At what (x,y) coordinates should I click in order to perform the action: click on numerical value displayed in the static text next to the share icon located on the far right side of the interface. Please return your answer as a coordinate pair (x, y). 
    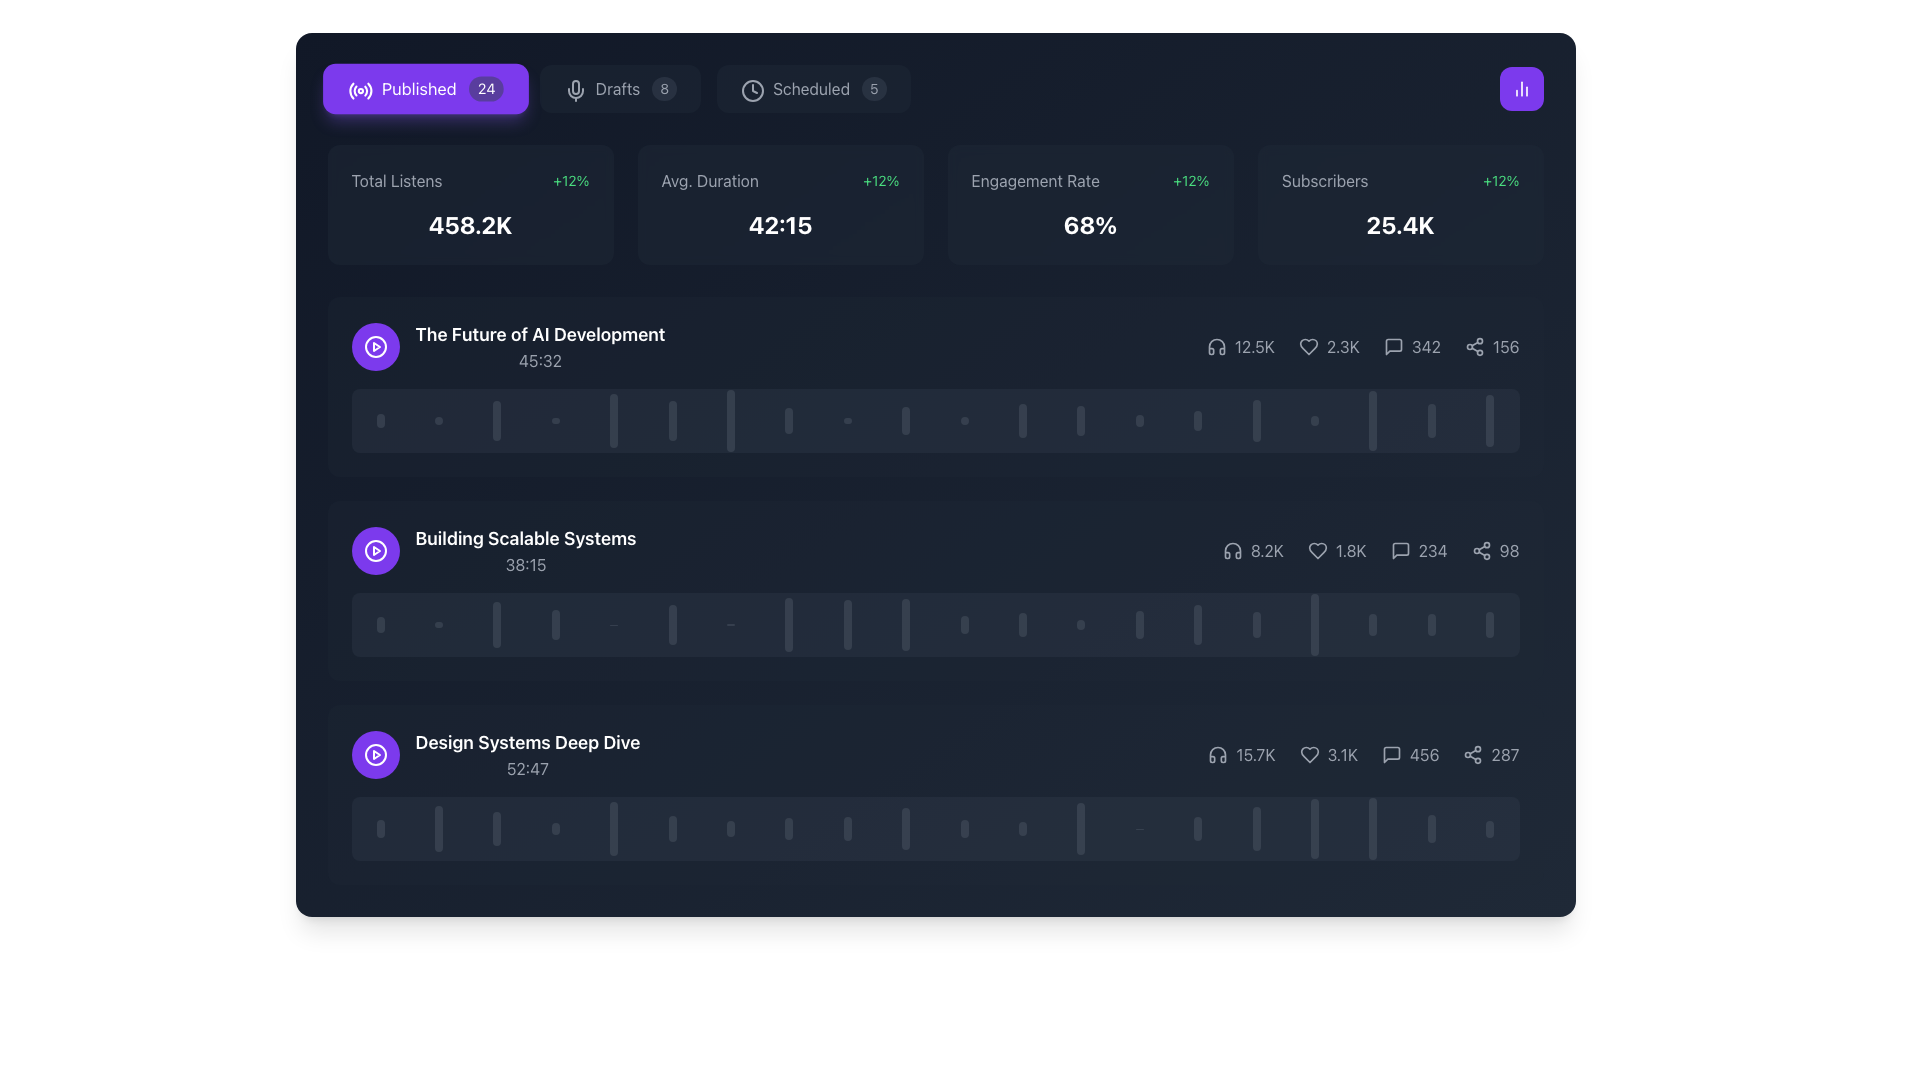
    Looking at the image, I should click on (1505, 755).